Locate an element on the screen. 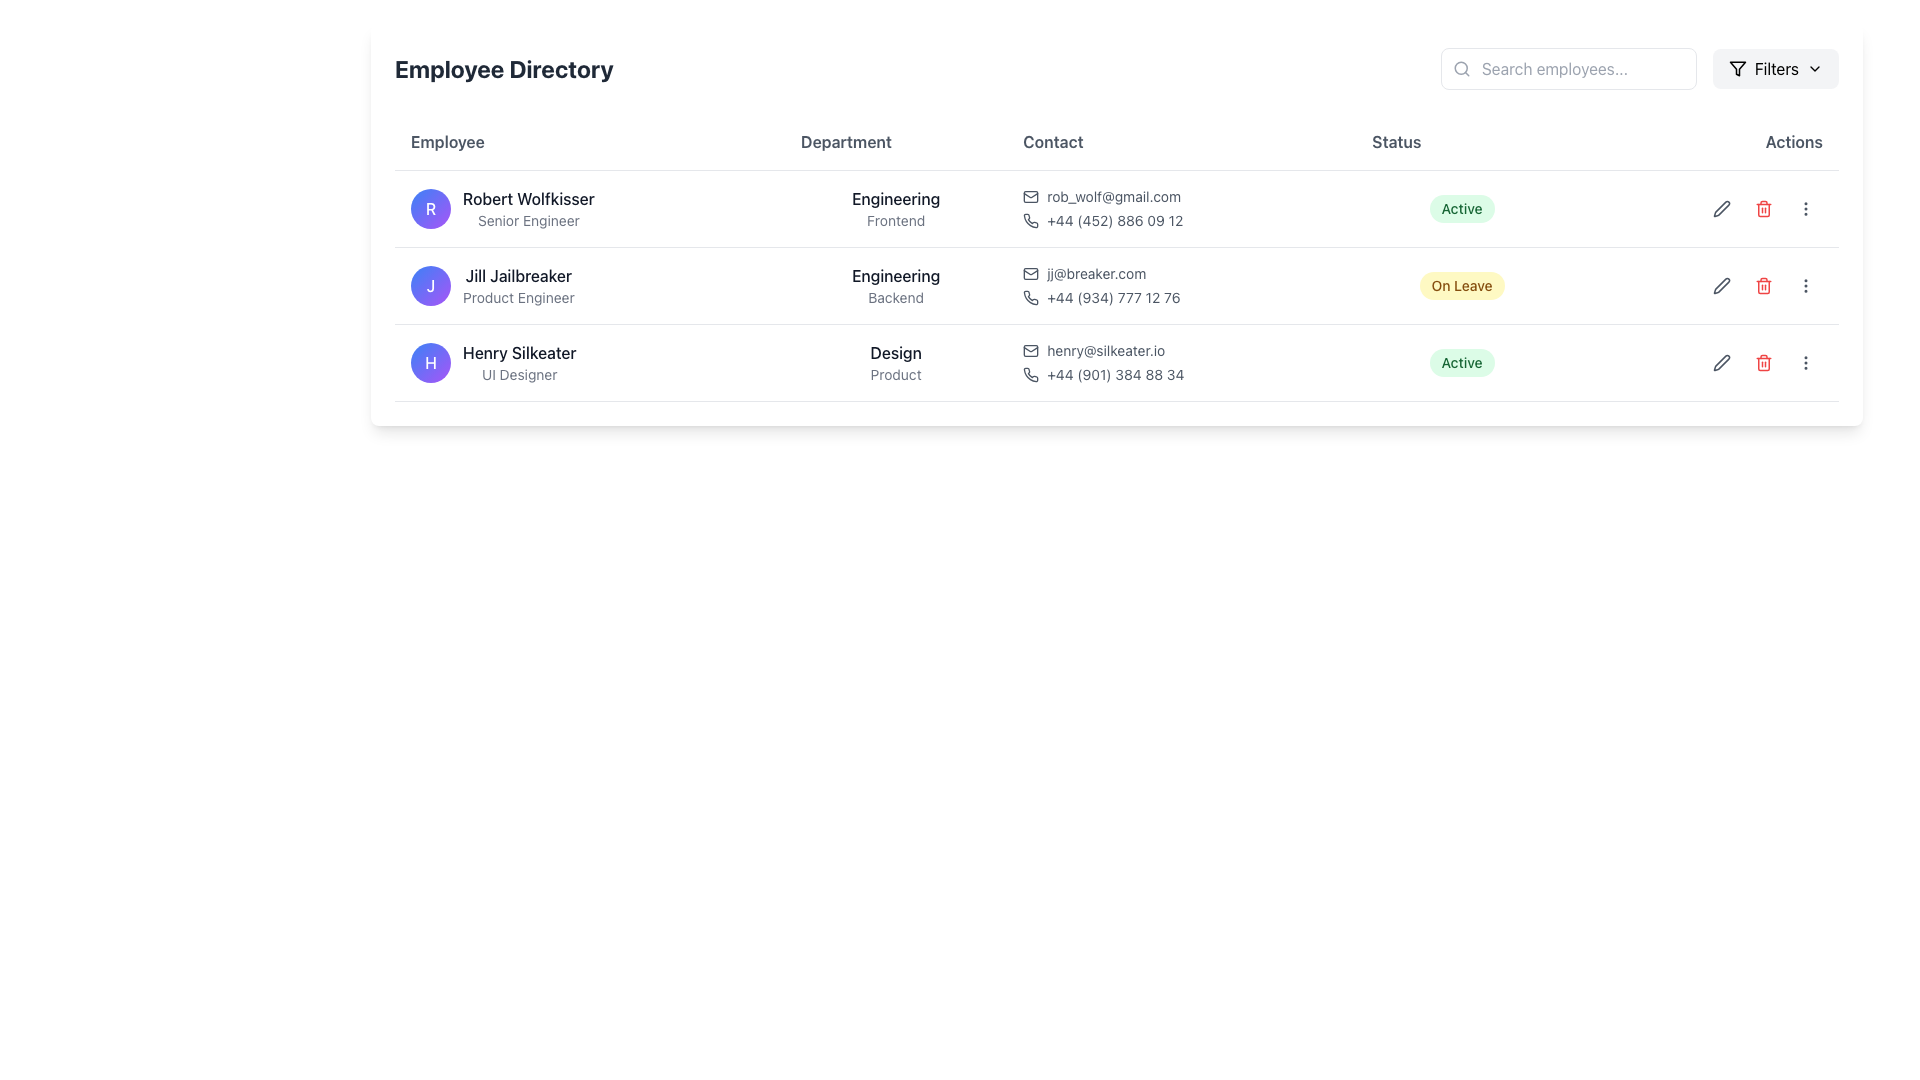 Image resolution: width=1920 pixels, height=1080 pixels. the 'Department' text label for 'Robert Wolfkisser' which displays 'Engineering' in bold black font and 'Frontend' in smaller gray font is located at coordinates (895, 208).